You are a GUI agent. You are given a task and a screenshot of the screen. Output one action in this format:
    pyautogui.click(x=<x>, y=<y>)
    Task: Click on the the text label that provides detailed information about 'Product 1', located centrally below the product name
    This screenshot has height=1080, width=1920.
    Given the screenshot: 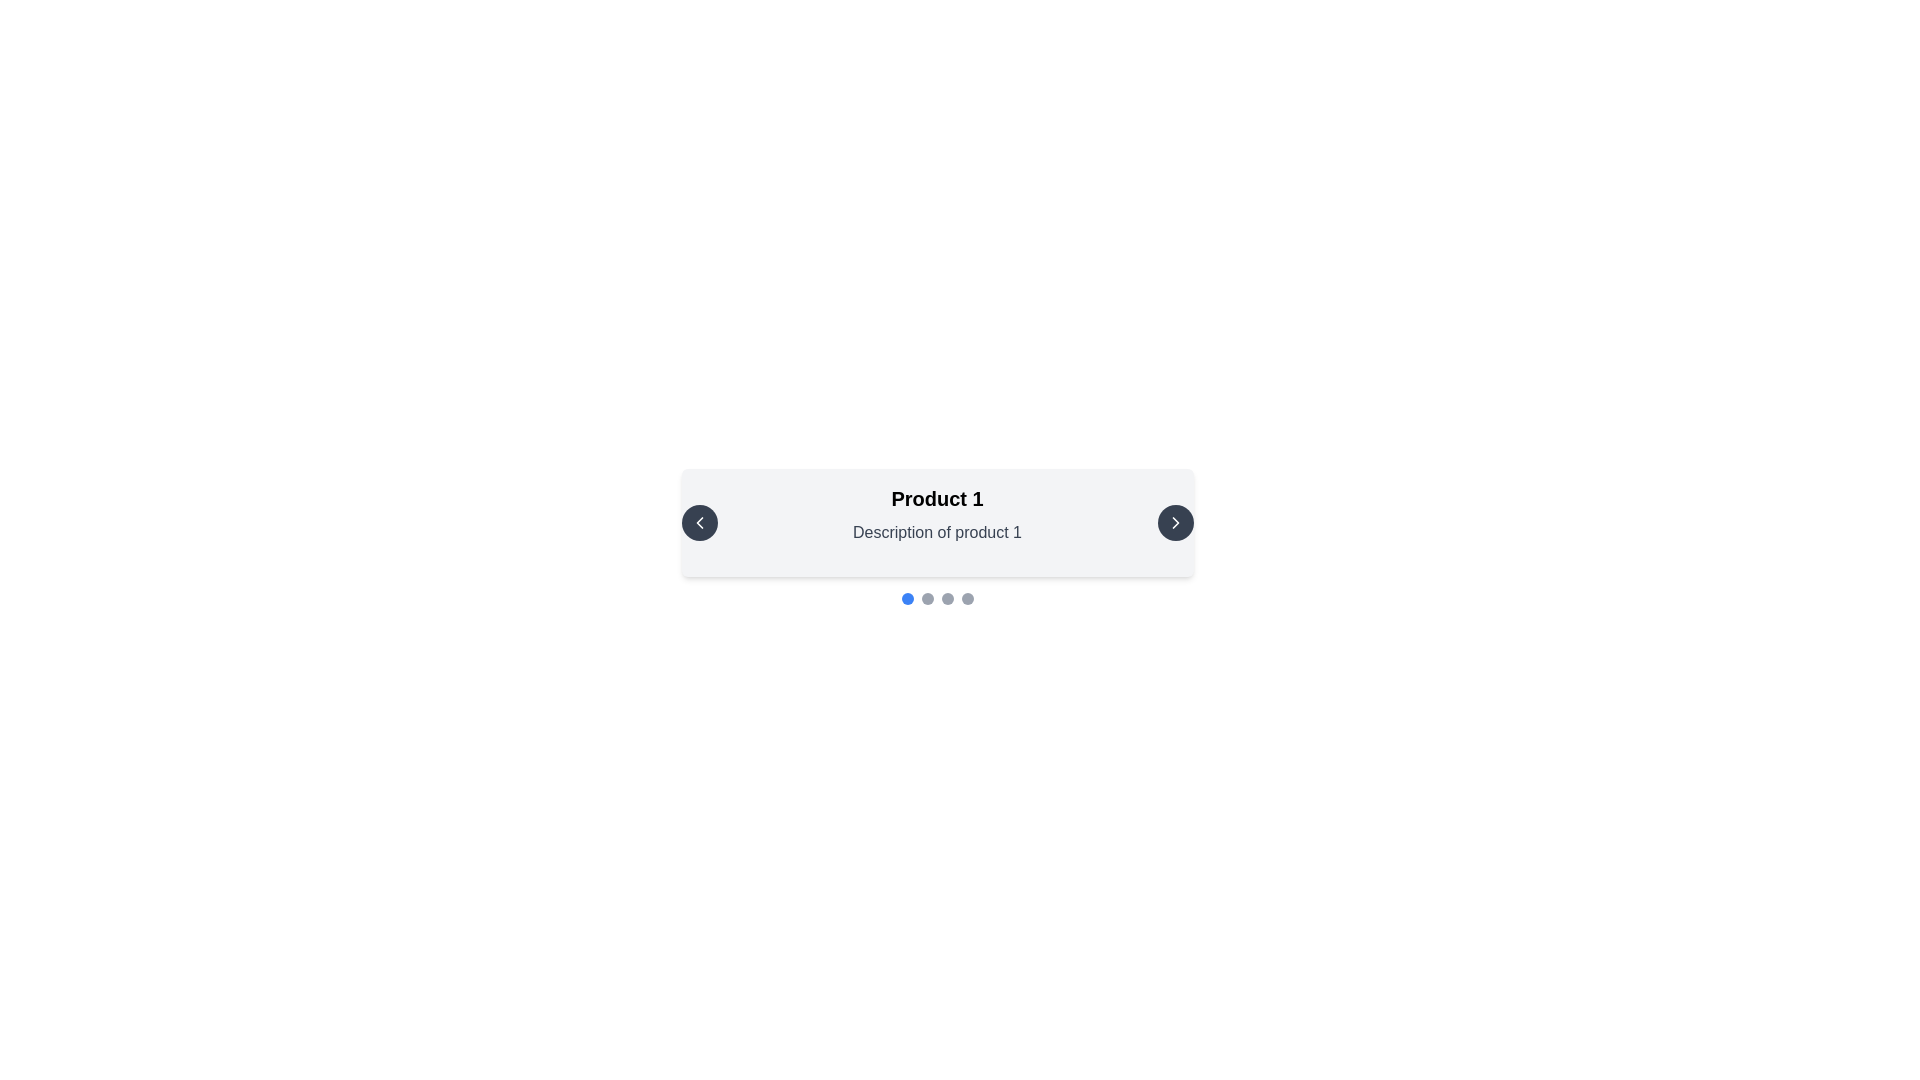 What is the action you would take?
    pyautogui.click(x=936, y=531)
    